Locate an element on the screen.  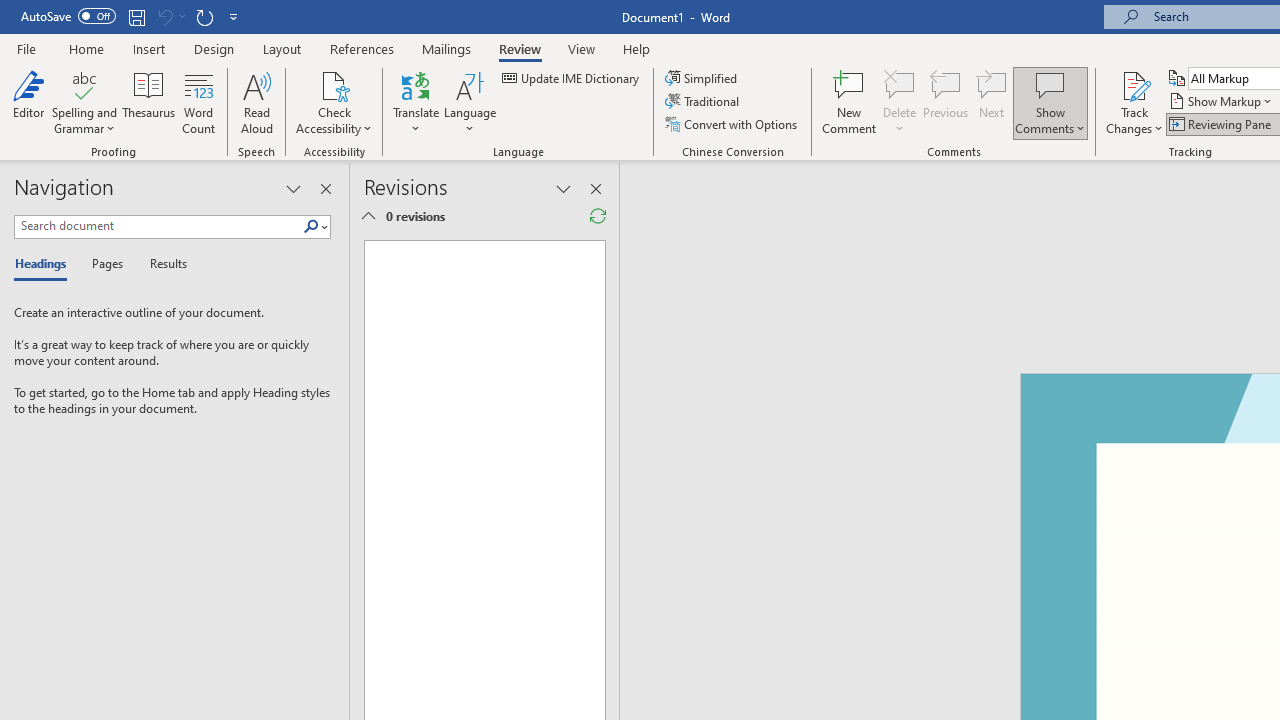
'Headings' is located at coordinates (45, 264).